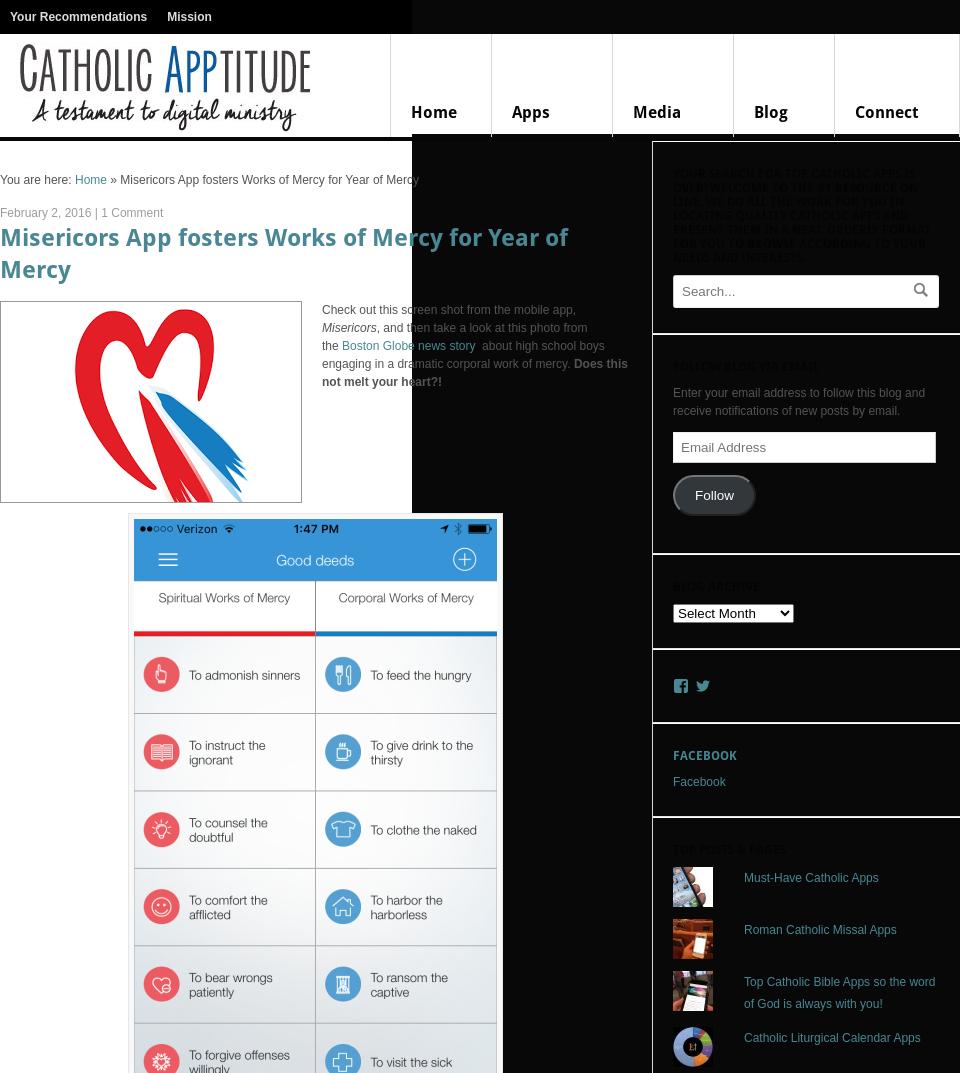 This screenshot has width=960, height=1073. Describe the element at coordinates (529, 112) in the screenshot. I see `'Apps'` at that location.